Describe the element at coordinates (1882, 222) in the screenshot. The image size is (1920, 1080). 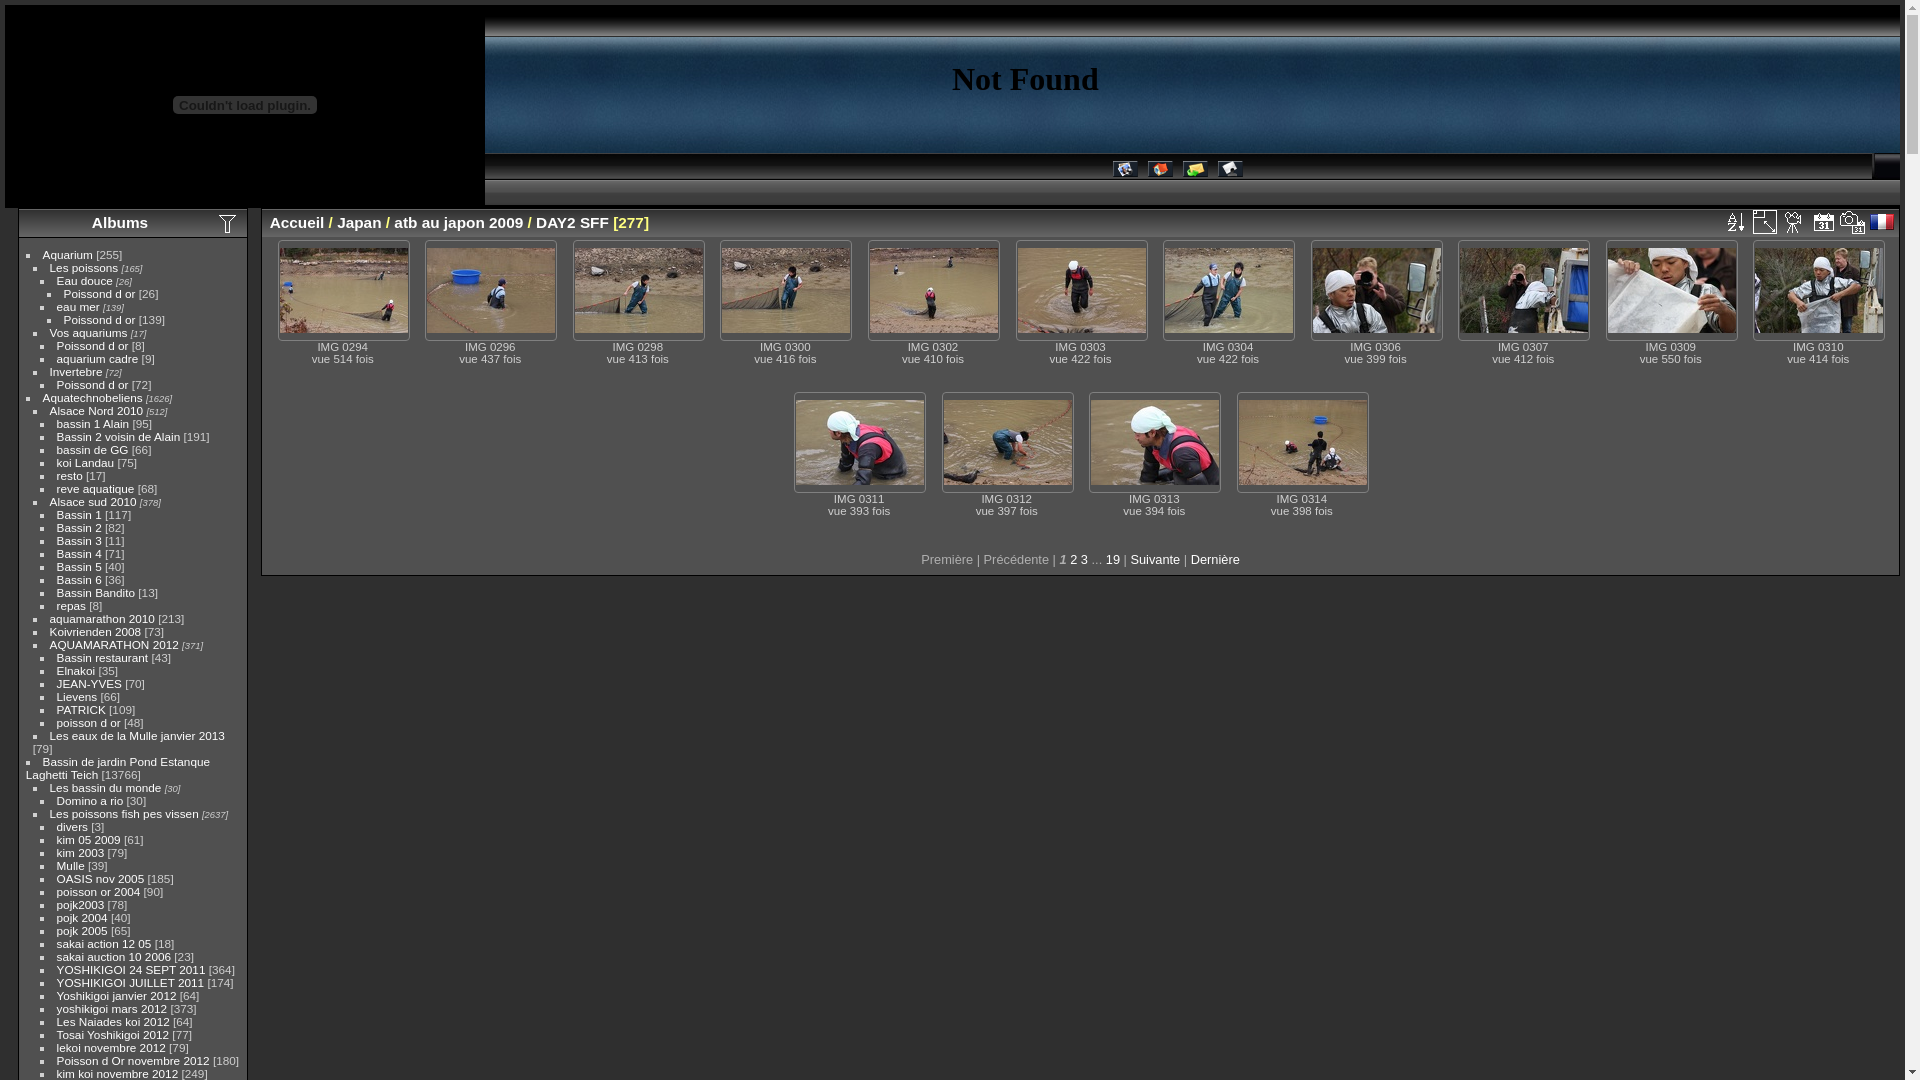
I see `'Langue'` at that location.